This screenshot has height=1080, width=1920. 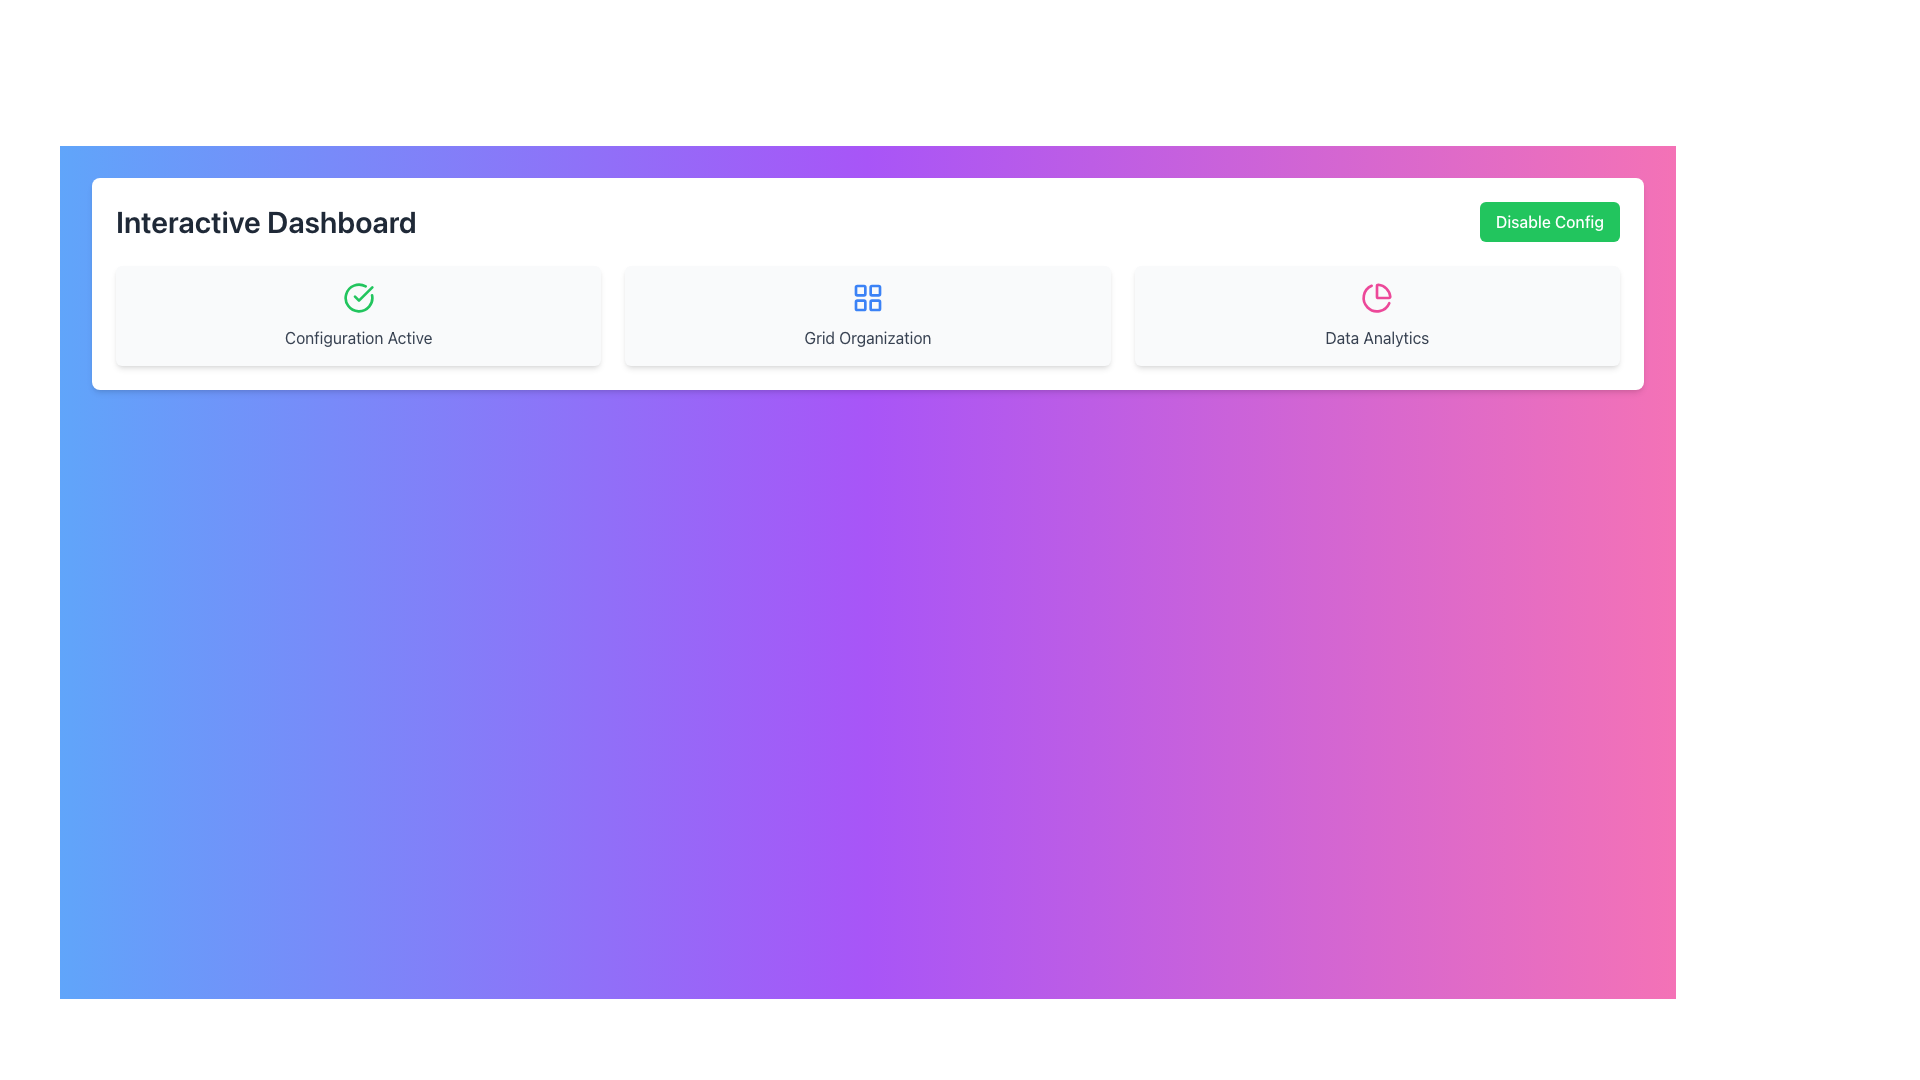 I want to click on the top-left square of the 2x2 grid within the 'Grid Organization' icon located in the second card of the top dashboard area, so click(x=860, y=290).